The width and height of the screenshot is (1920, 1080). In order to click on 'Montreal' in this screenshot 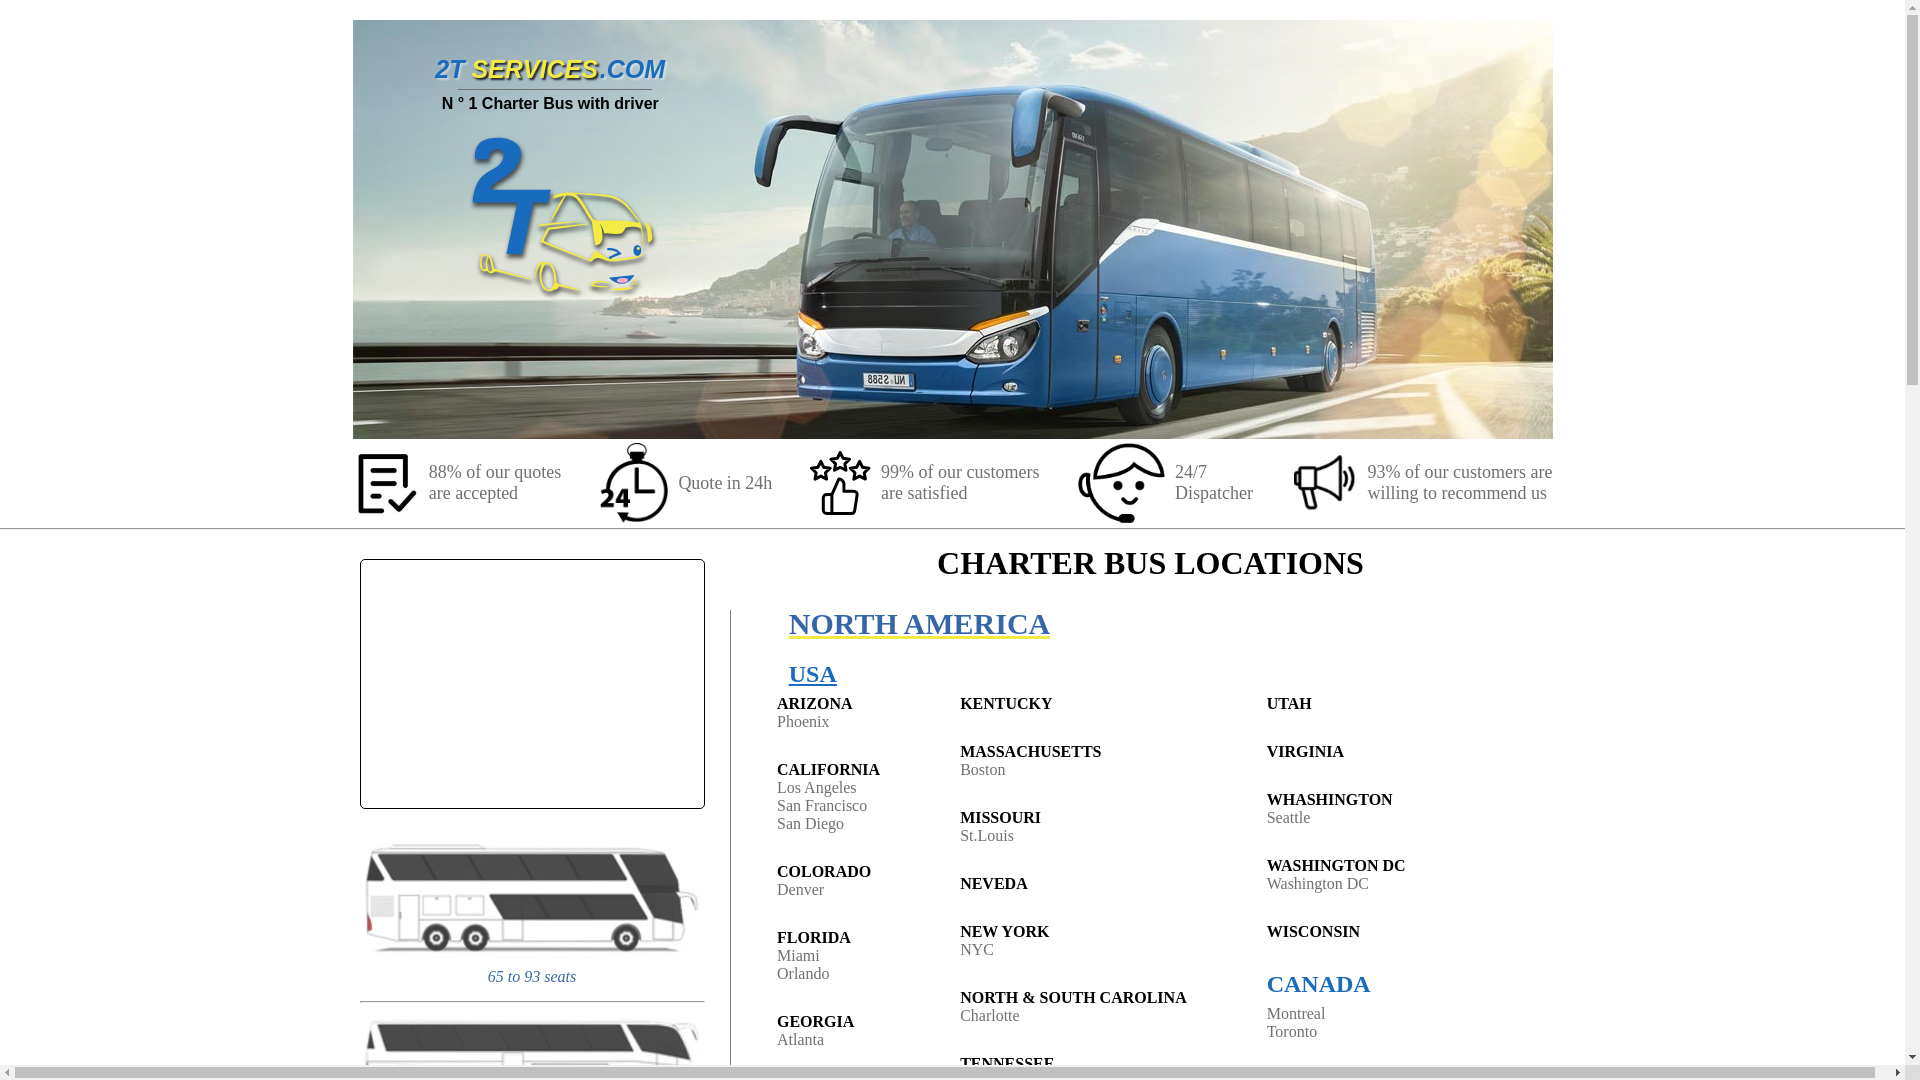, I will do `click(1296, 1013)`.